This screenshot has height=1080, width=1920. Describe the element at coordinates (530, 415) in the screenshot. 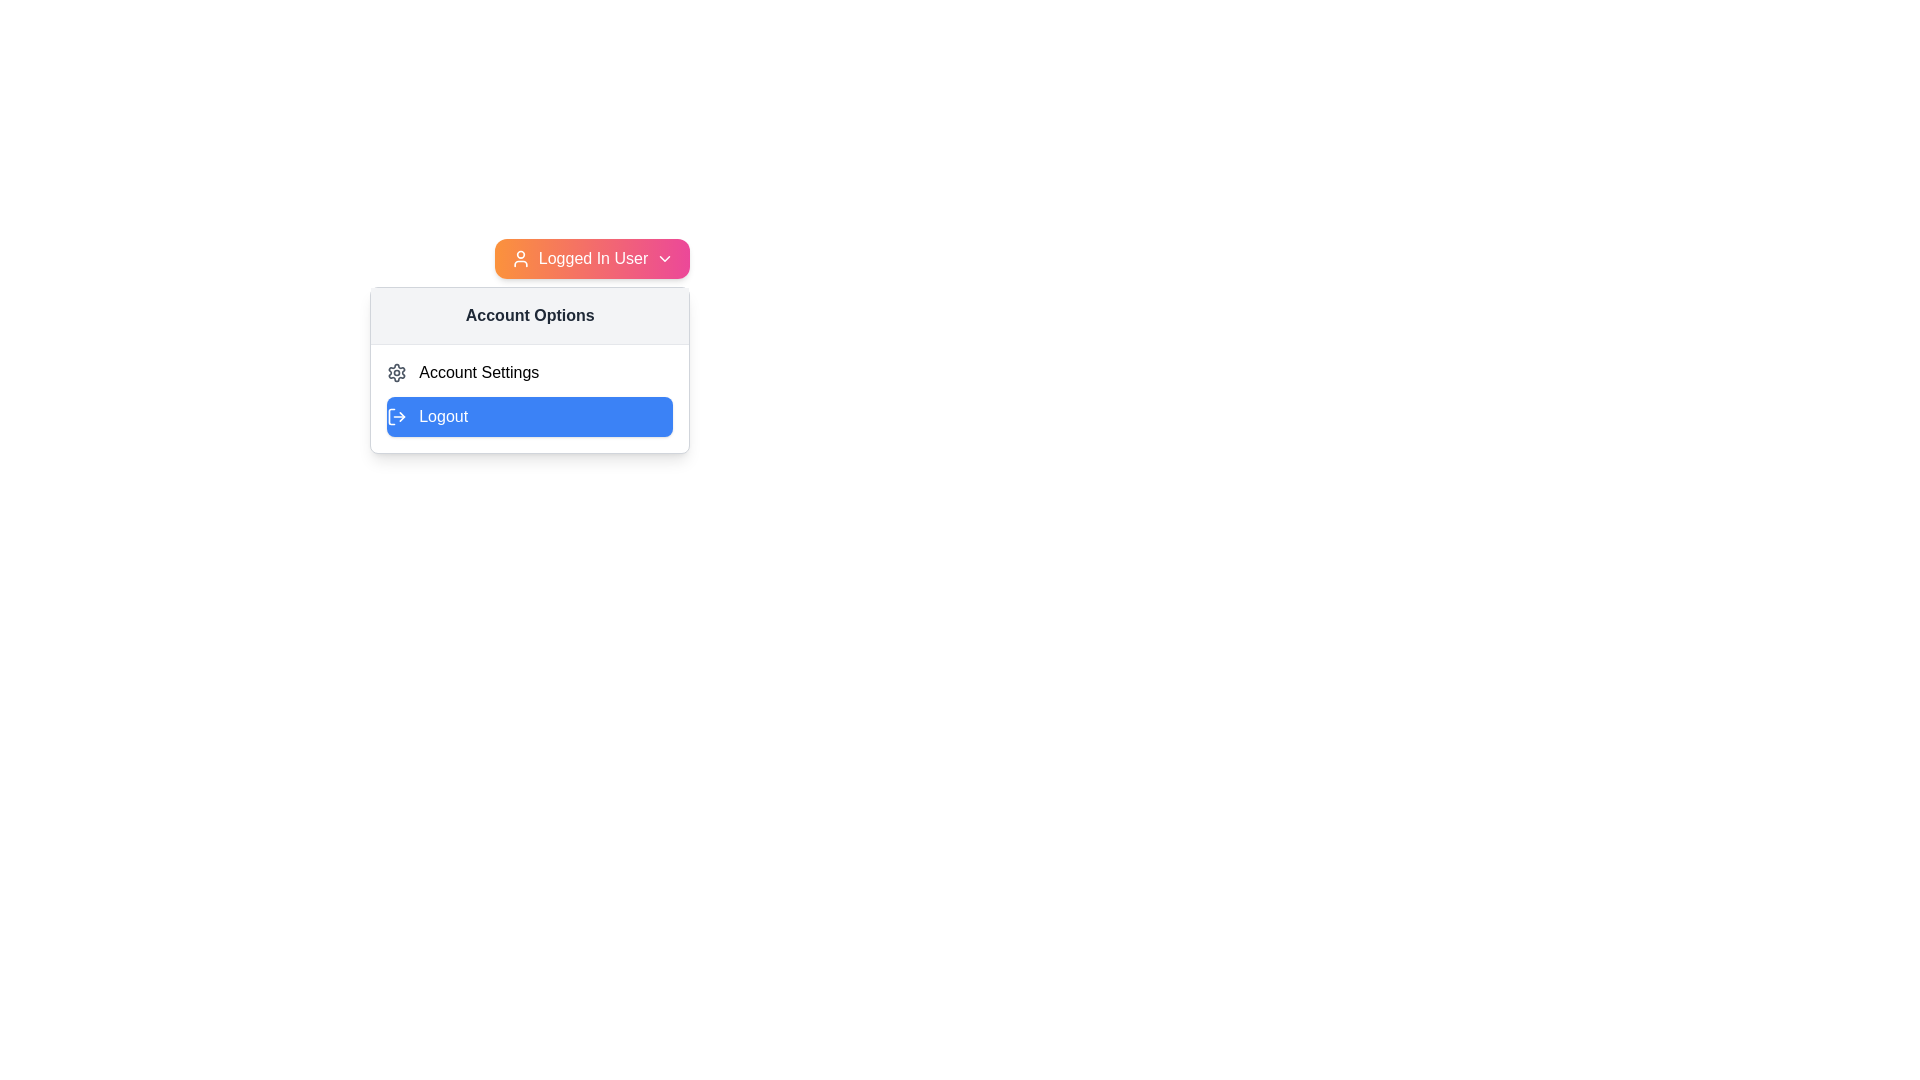

I see `the logout button located in the Account Options dropdown menu to log out of the account` at that location.